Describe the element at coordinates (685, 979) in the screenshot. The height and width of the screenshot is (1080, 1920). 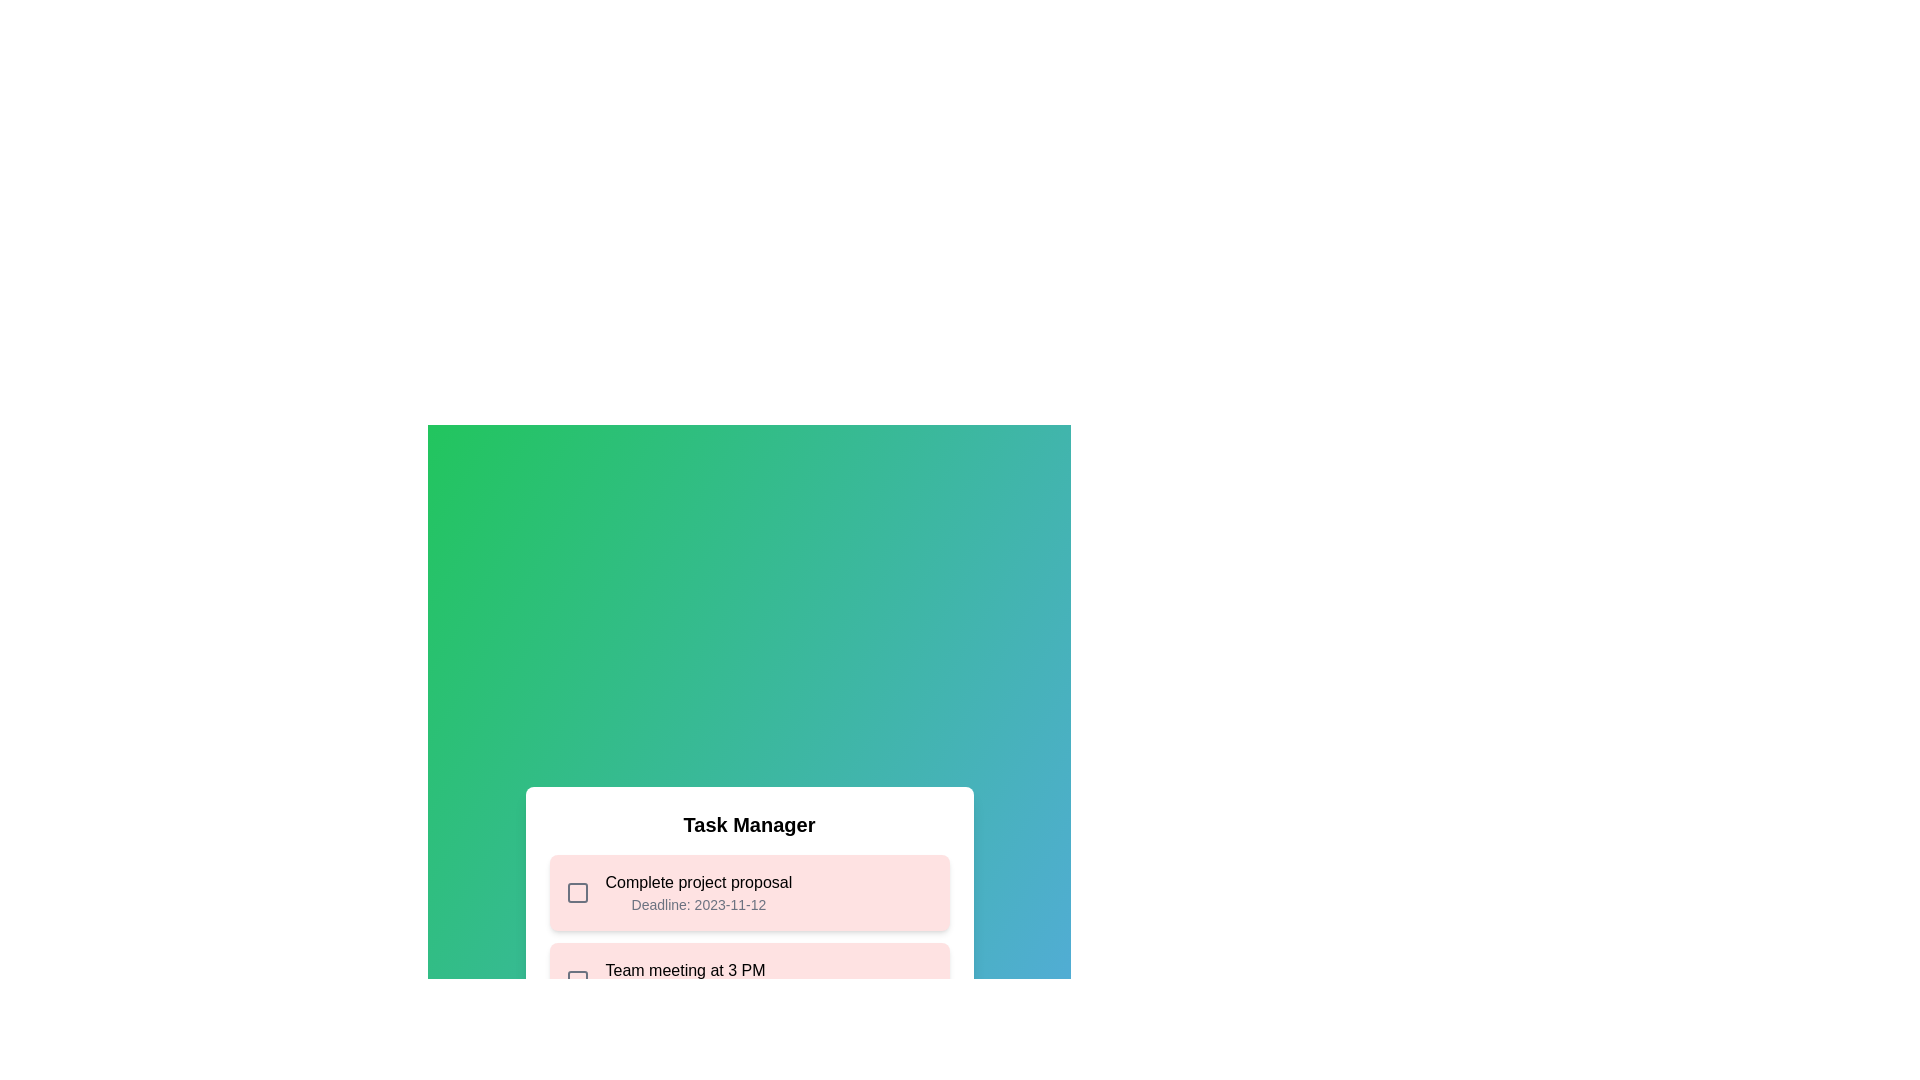
I see `the task header text label located in the second card of the task management application, positioned below the card containing 'Complete project proposal'` at that location.